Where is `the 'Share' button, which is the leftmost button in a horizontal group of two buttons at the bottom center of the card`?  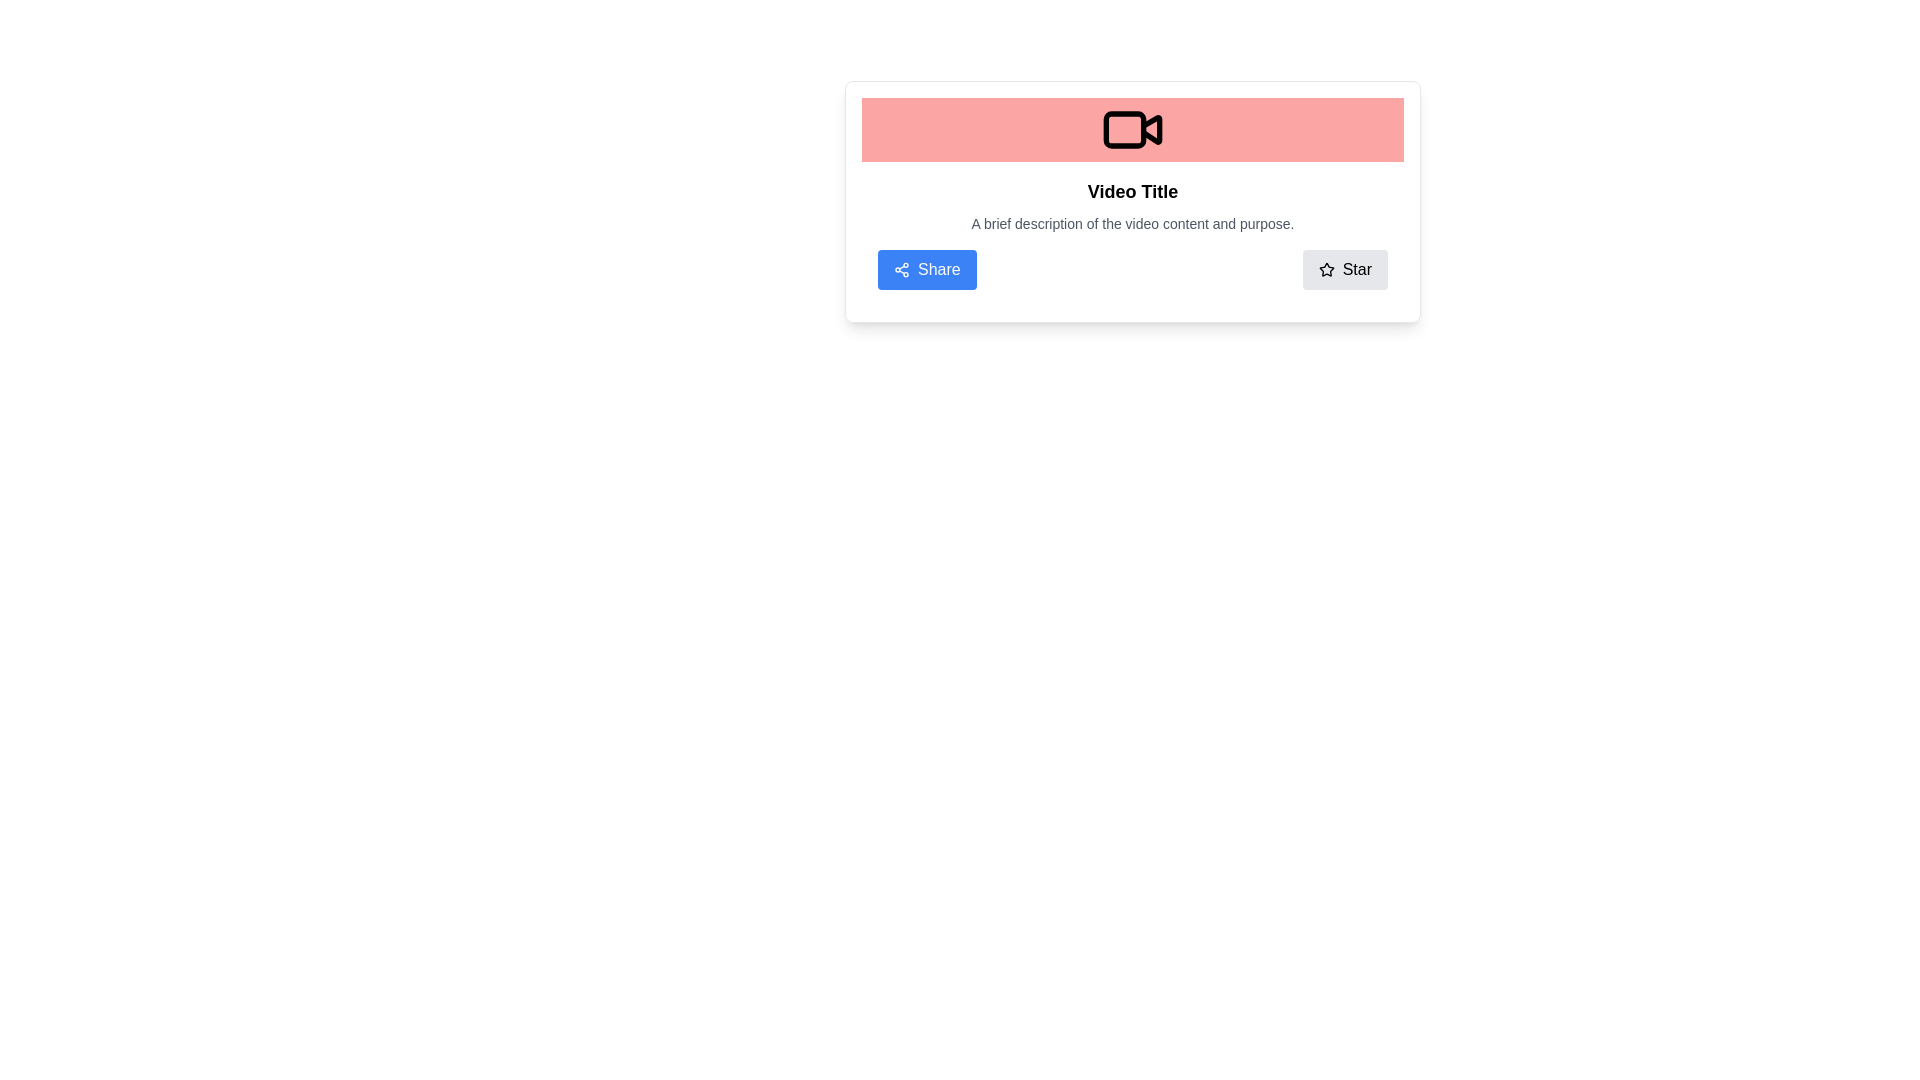
the 'Share' button, which is the leftmost button in a horizontal group of two buttons at the bottom center of the card is located at coordinates (926, 270).